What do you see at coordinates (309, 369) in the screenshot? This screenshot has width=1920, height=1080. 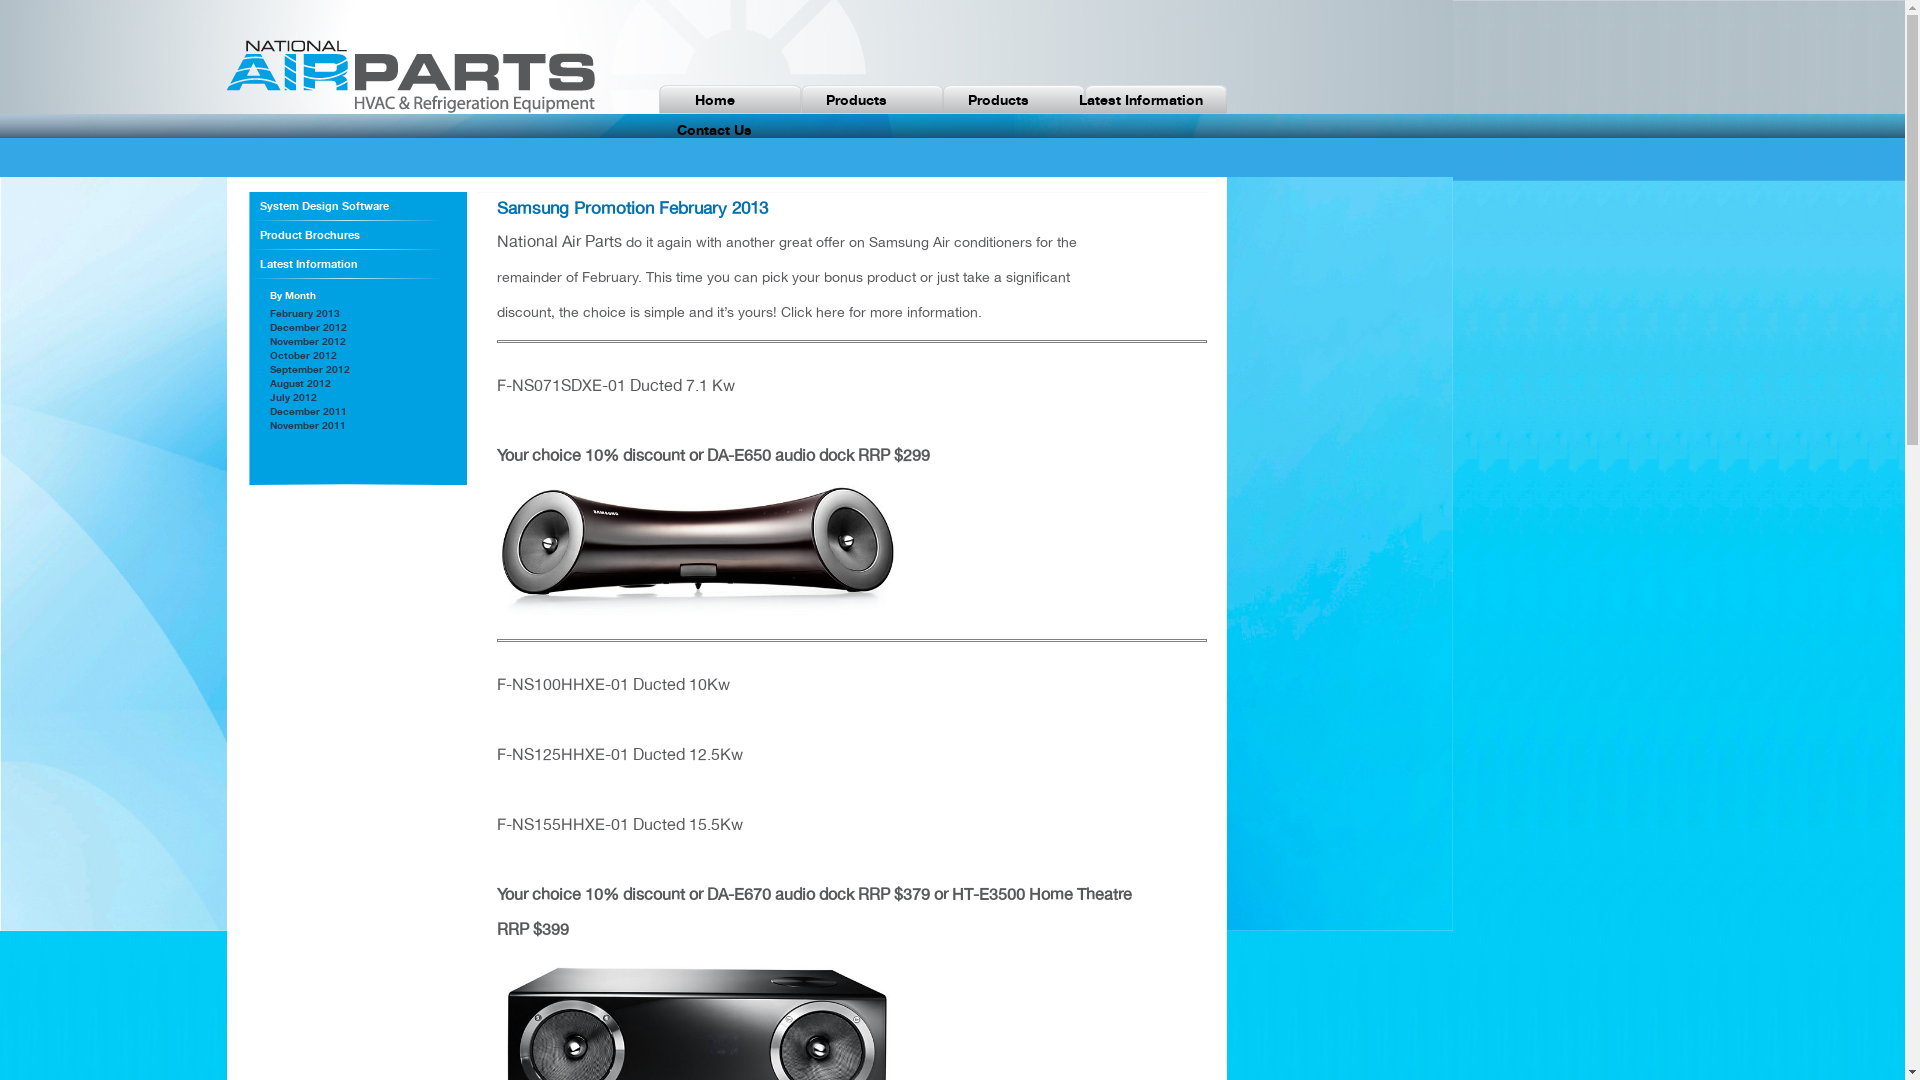 I see `'September 2012'` at bounding box center [309, 369].